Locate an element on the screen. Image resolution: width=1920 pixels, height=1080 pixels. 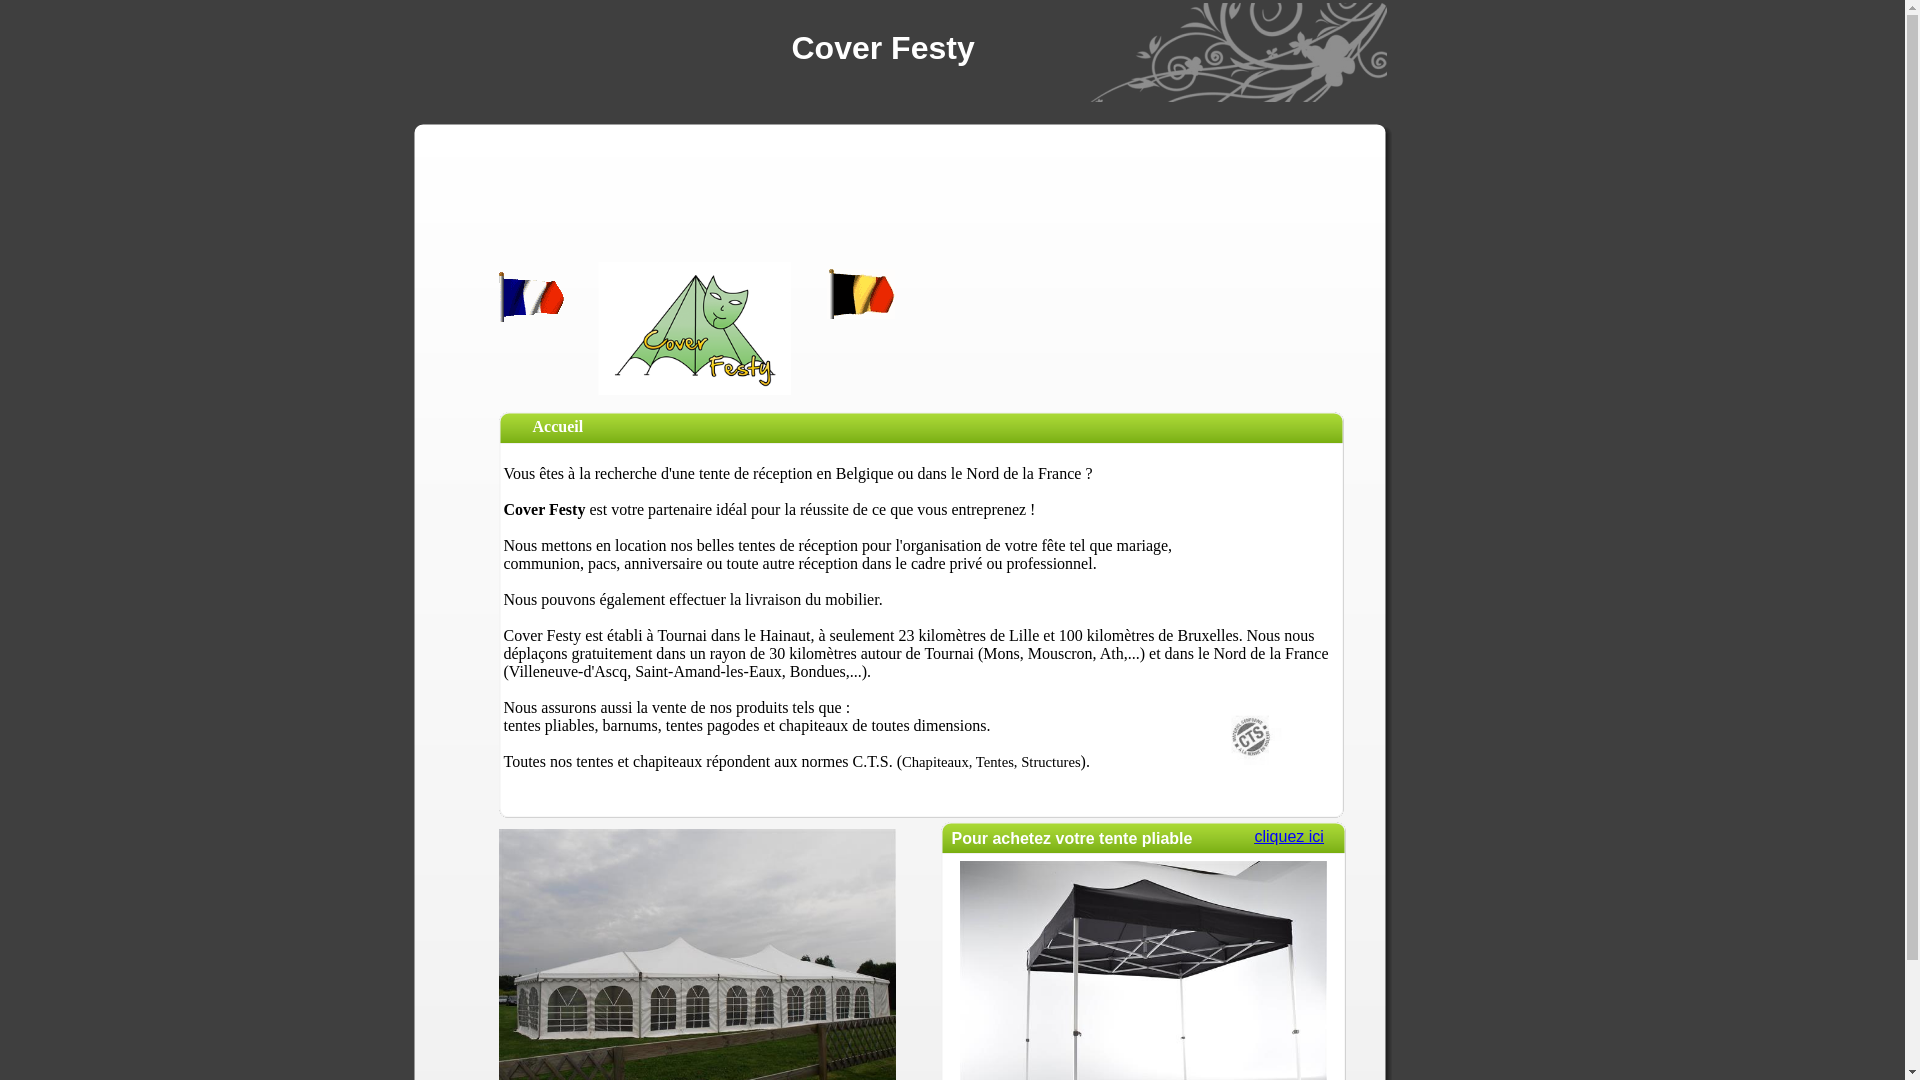
'cliquez ici' is located at coordinates (1252, 836).